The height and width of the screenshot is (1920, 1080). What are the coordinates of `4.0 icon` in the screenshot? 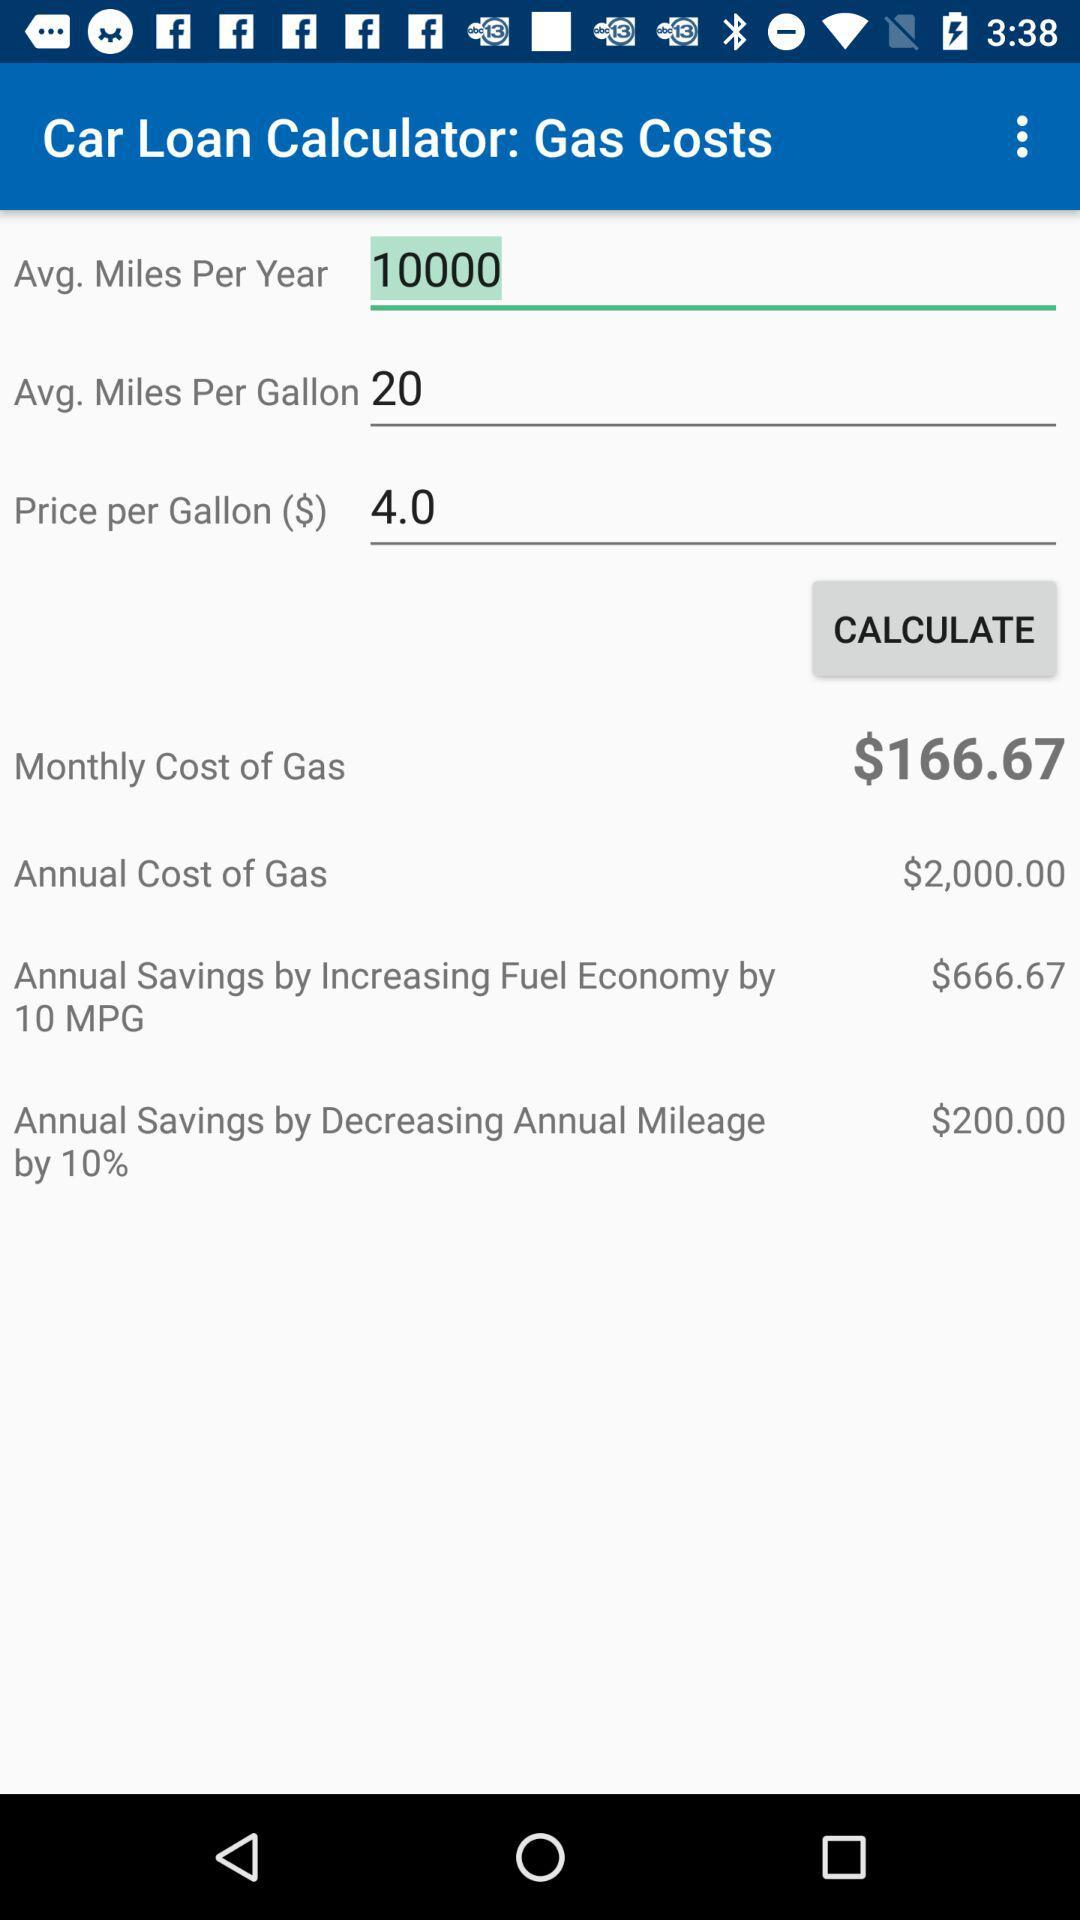 It's located at (712, 506).